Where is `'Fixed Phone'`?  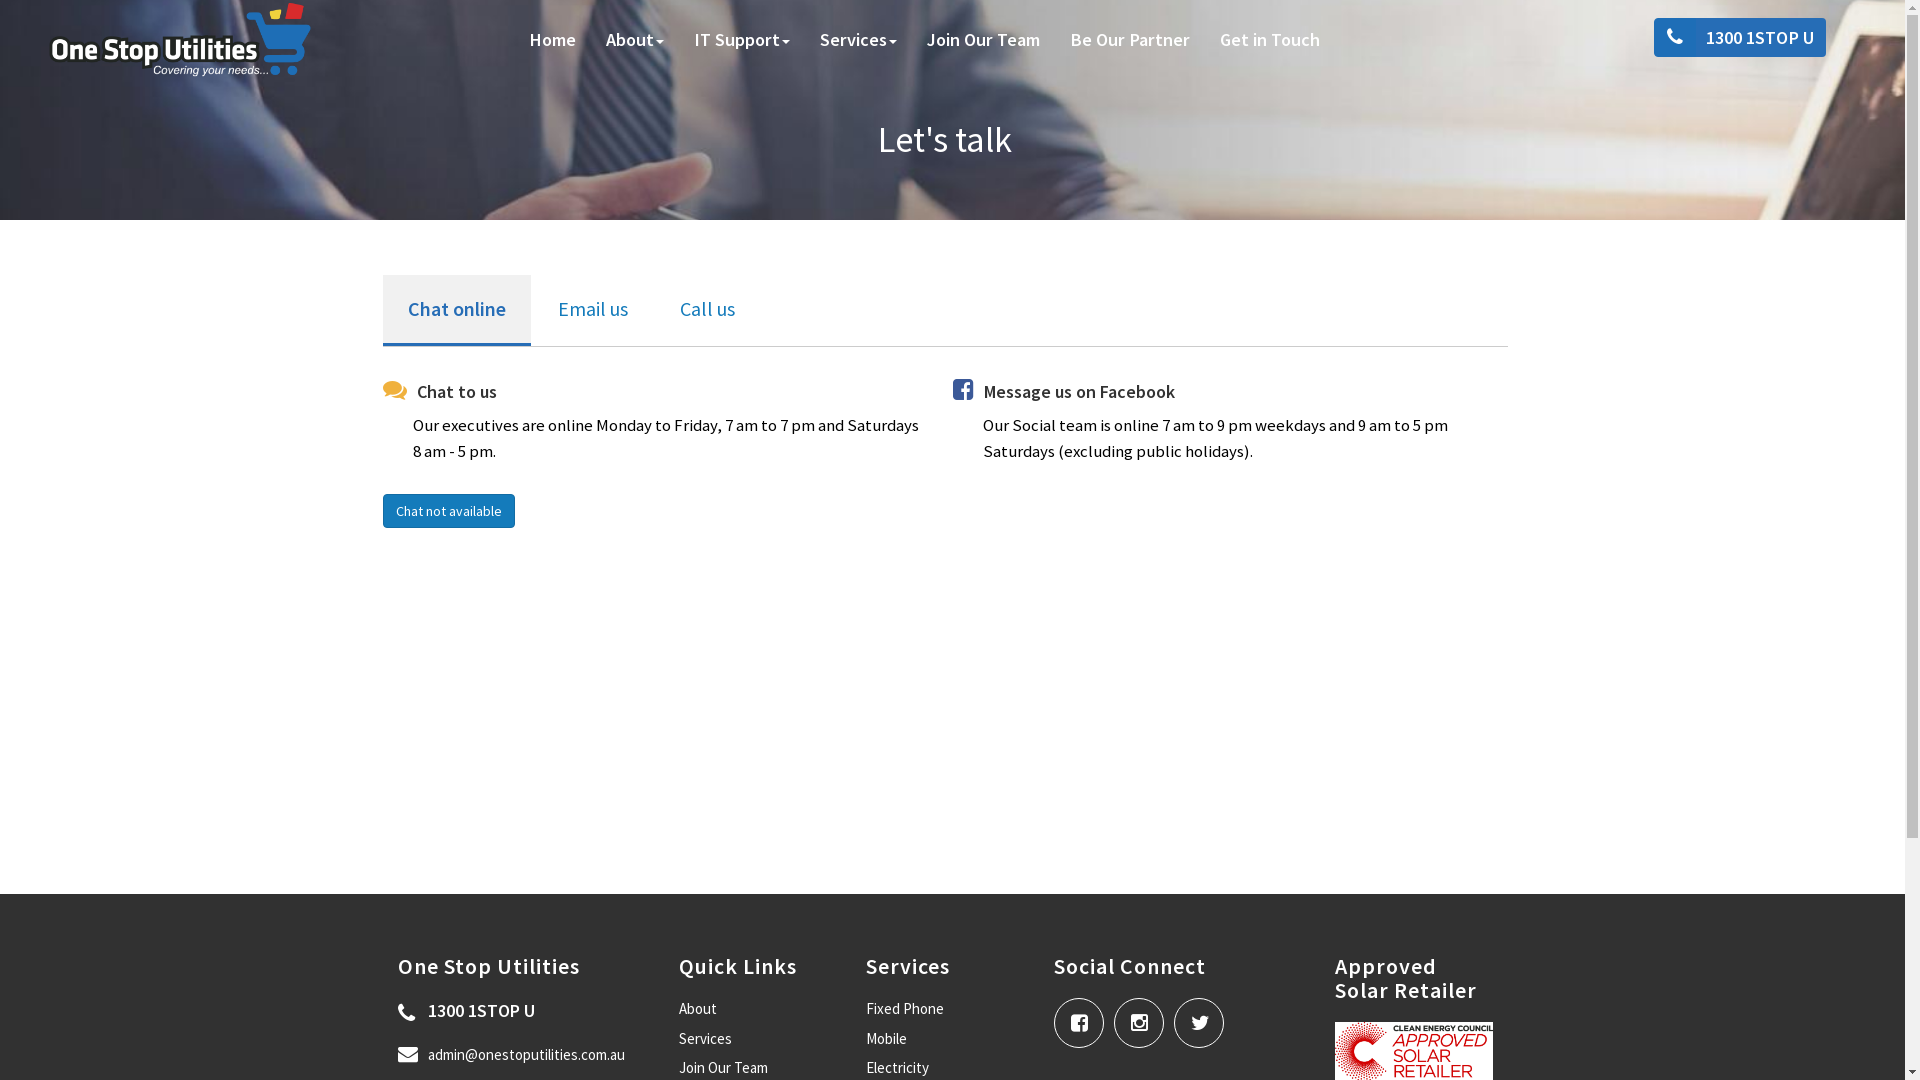
'Fixed Phone' is located at coordinates (865, 1008).